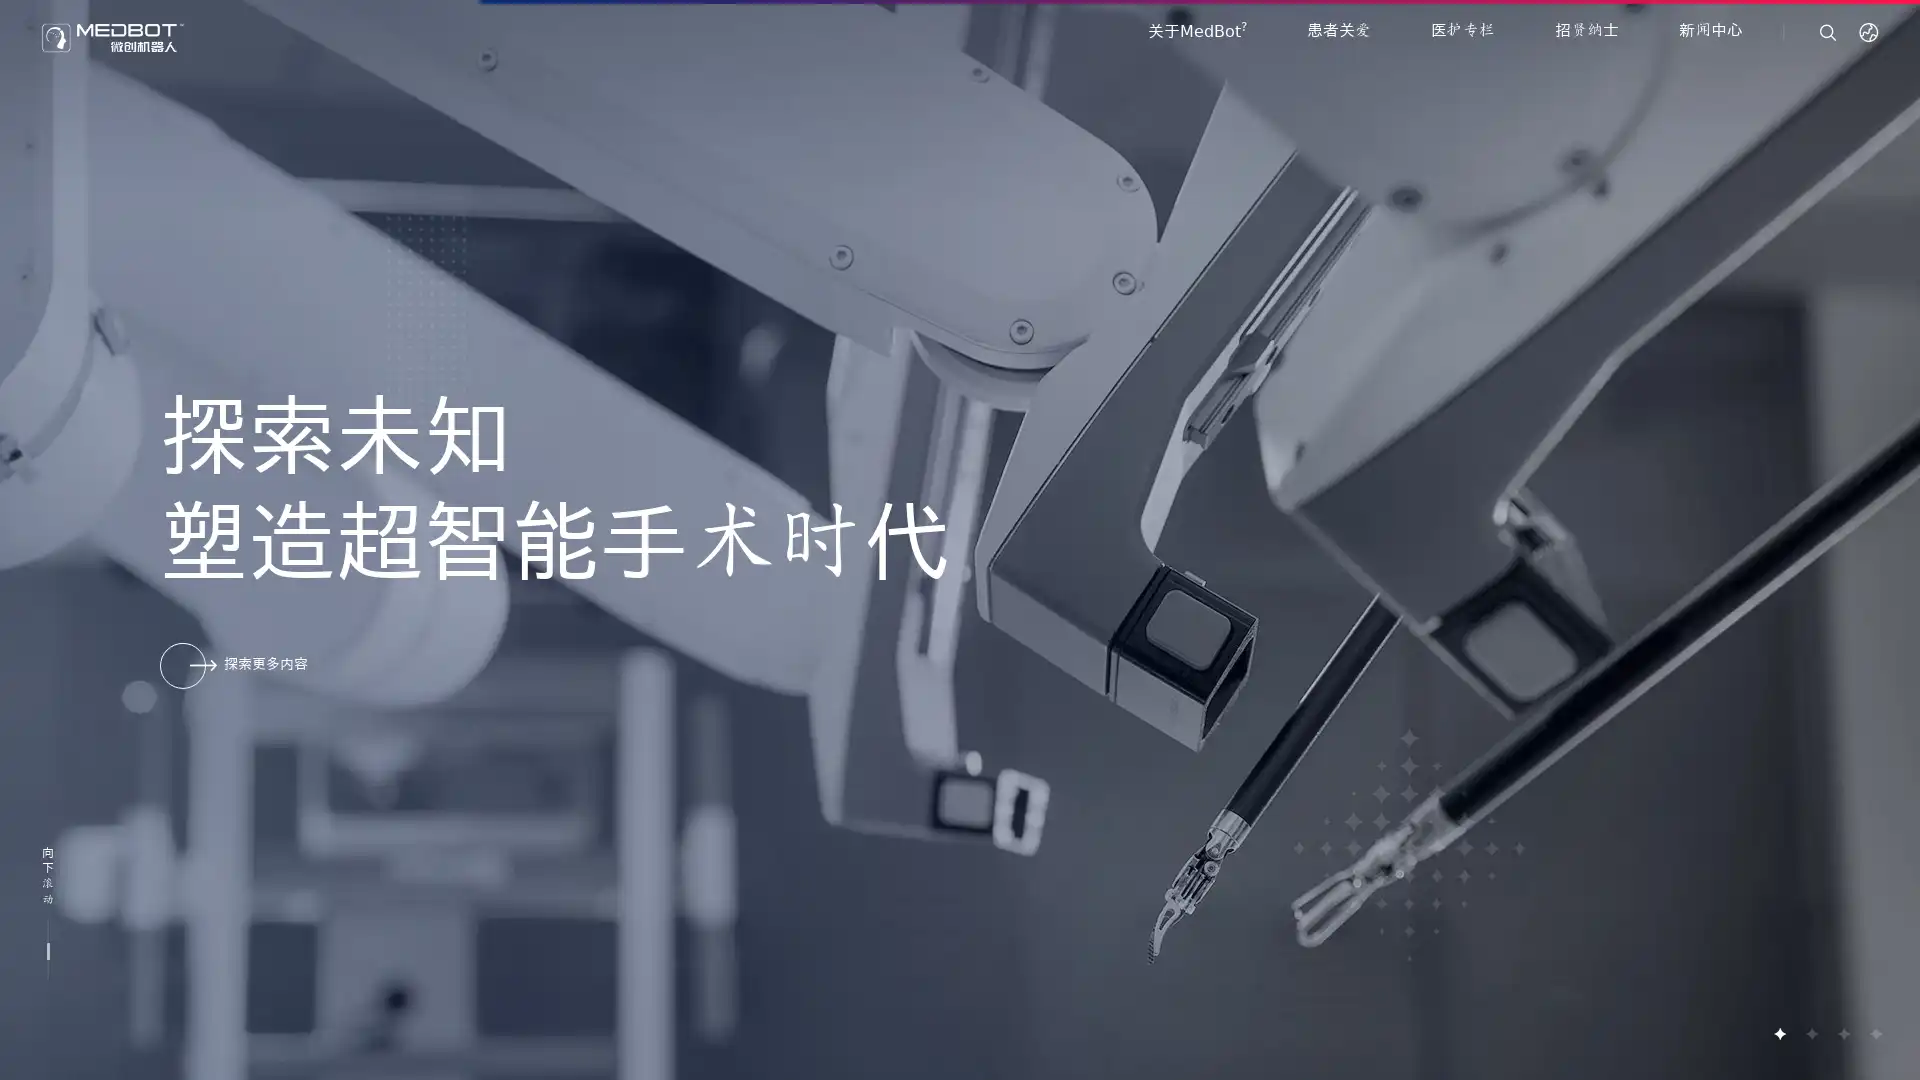  I want to click on Go to slide 1, so click(1779, 1033).